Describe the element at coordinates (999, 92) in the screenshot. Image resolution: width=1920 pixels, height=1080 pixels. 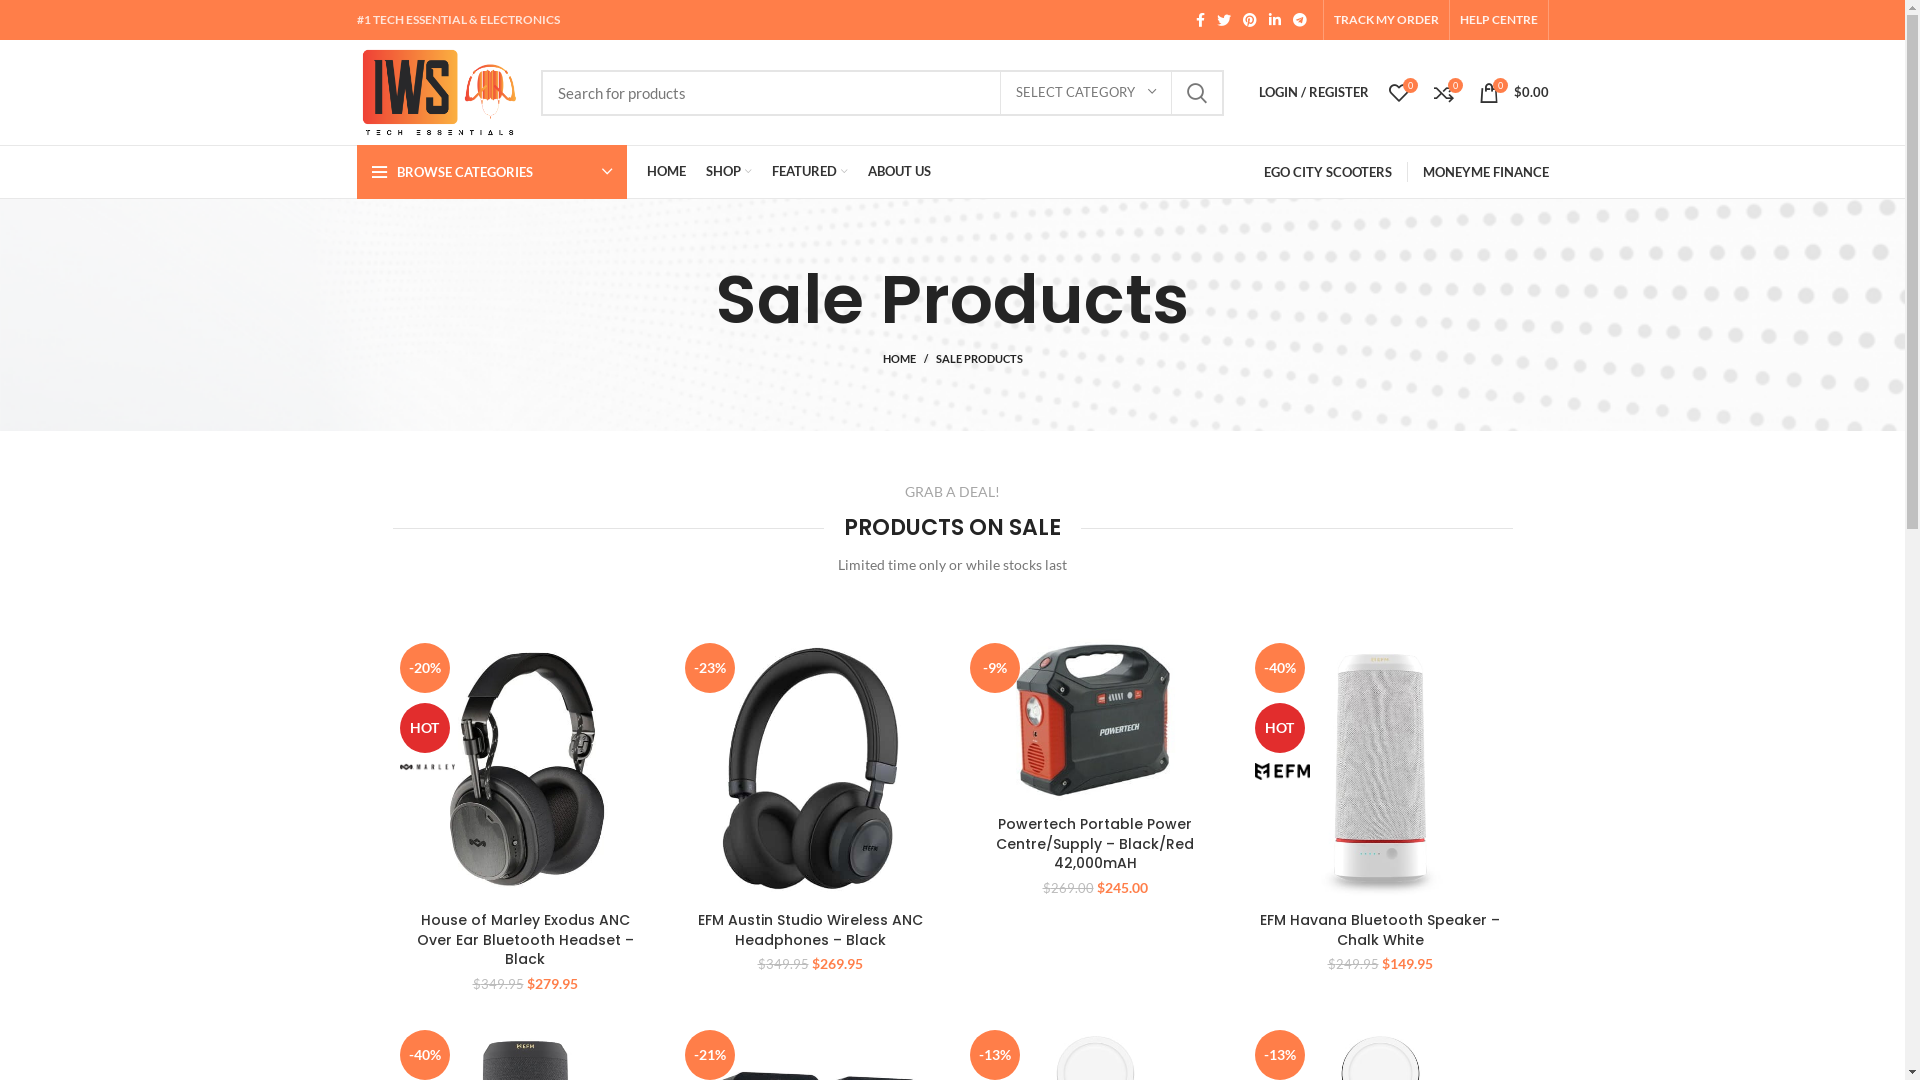
I see `'SELECT CATEGORY'` at that location.